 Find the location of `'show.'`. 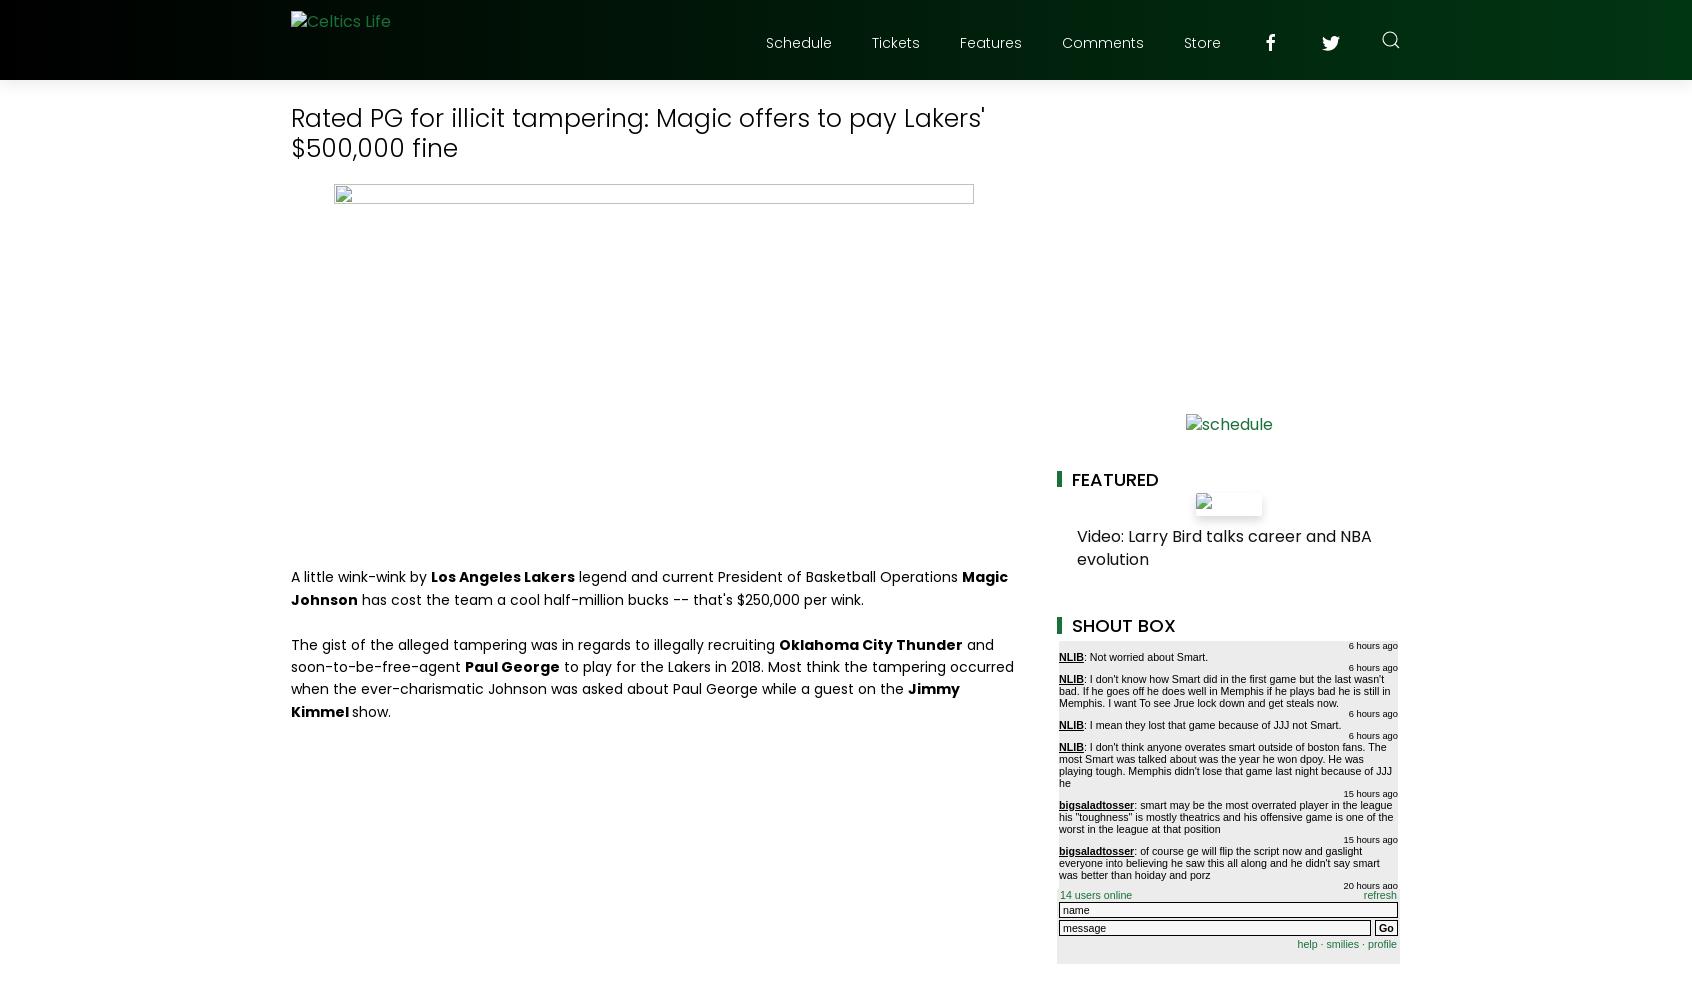

'show.' is located at coordinates (350, 711).